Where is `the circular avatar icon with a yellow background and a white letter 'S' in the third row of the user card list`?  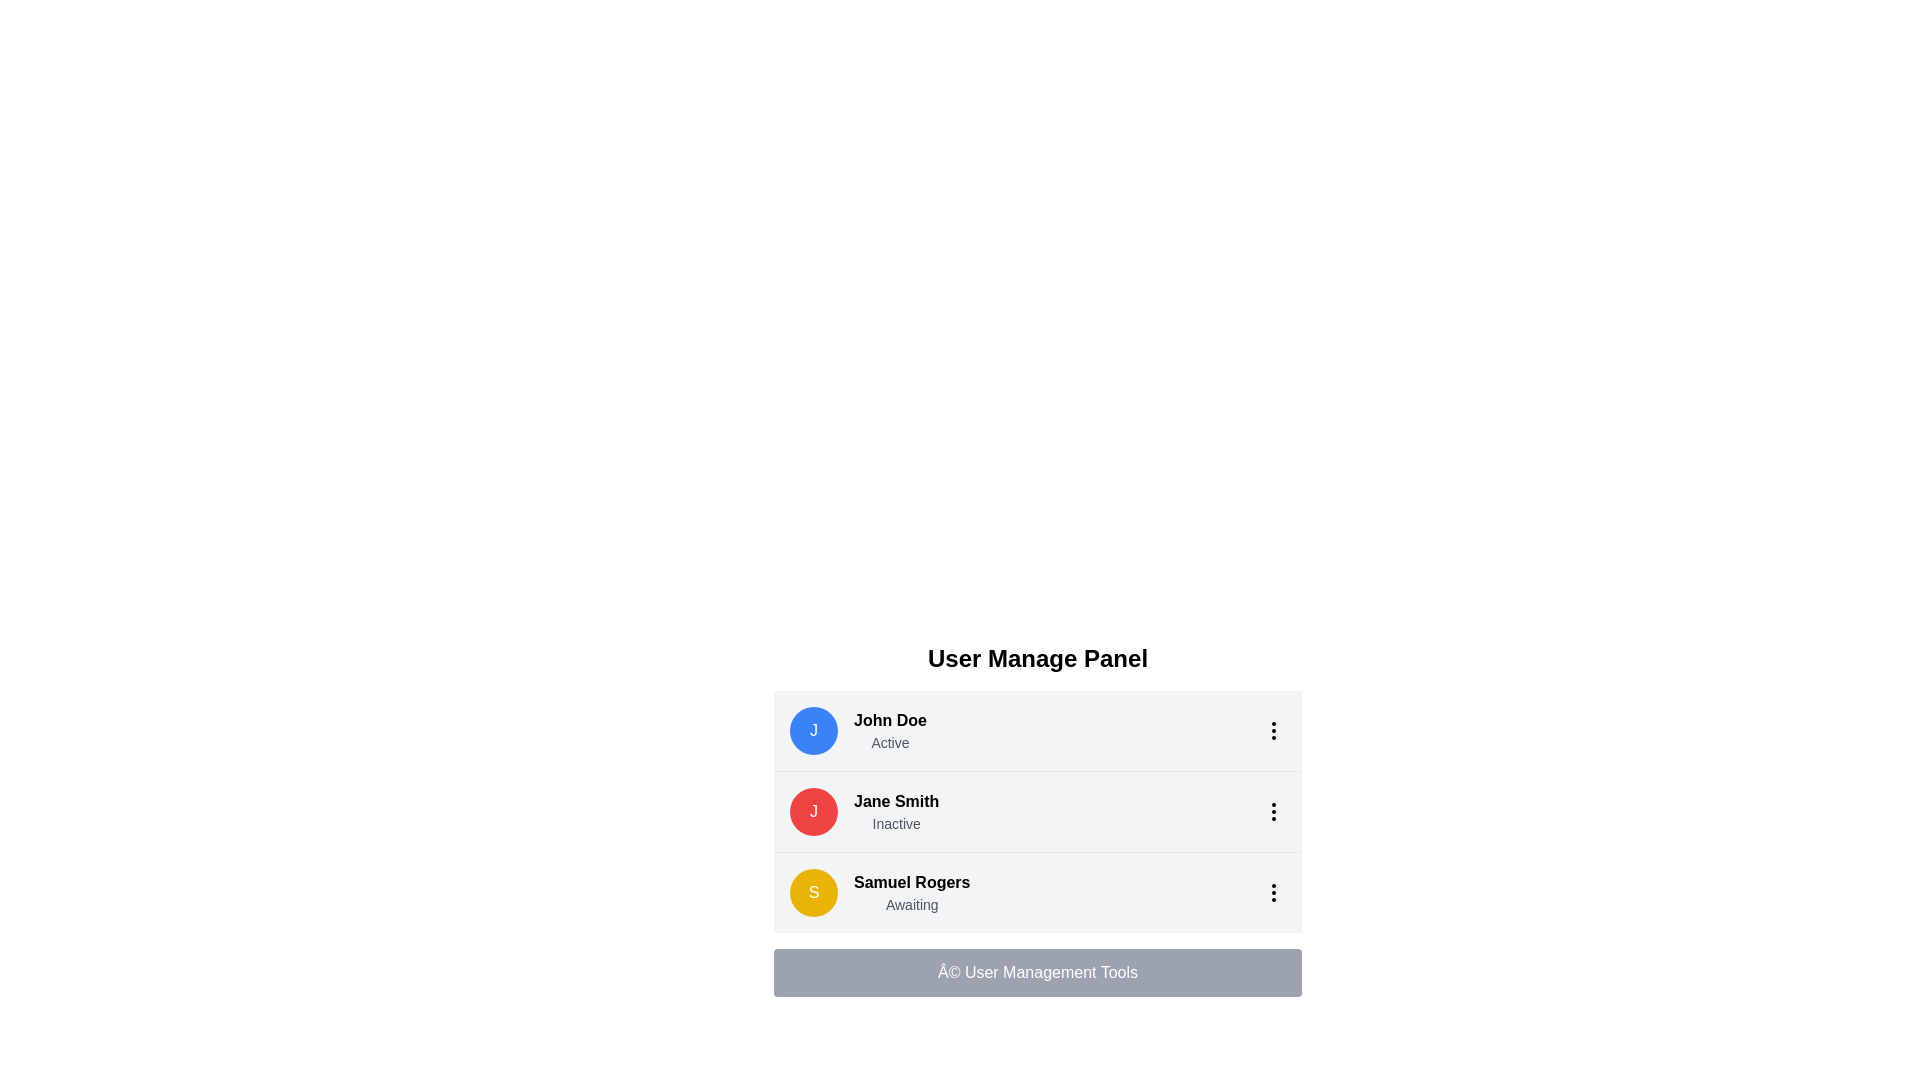 the circular avatar icon with a yellow background and a white letter 'S' in the third row of the user card list is located at coordinates (814, 892).